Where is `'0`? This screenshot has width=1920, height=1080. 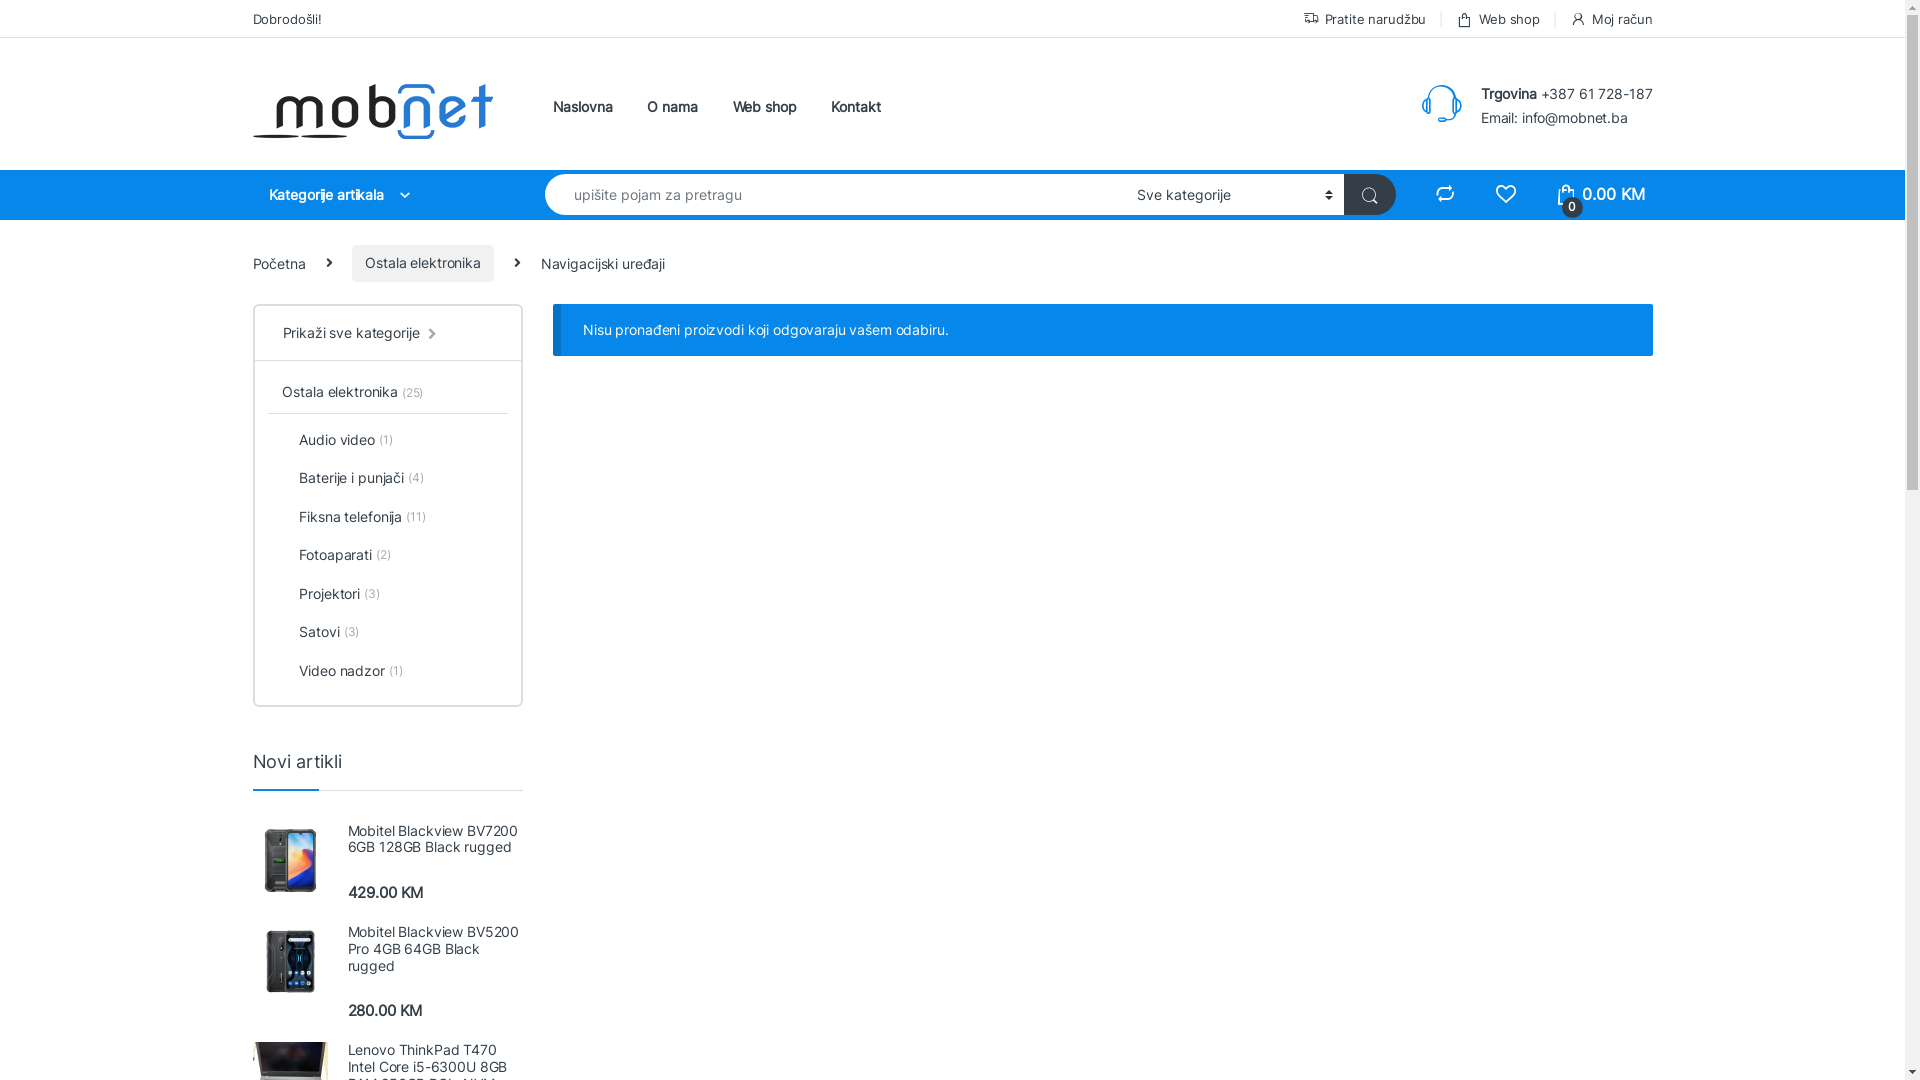 '0 is located at coordinates (1554, 195).